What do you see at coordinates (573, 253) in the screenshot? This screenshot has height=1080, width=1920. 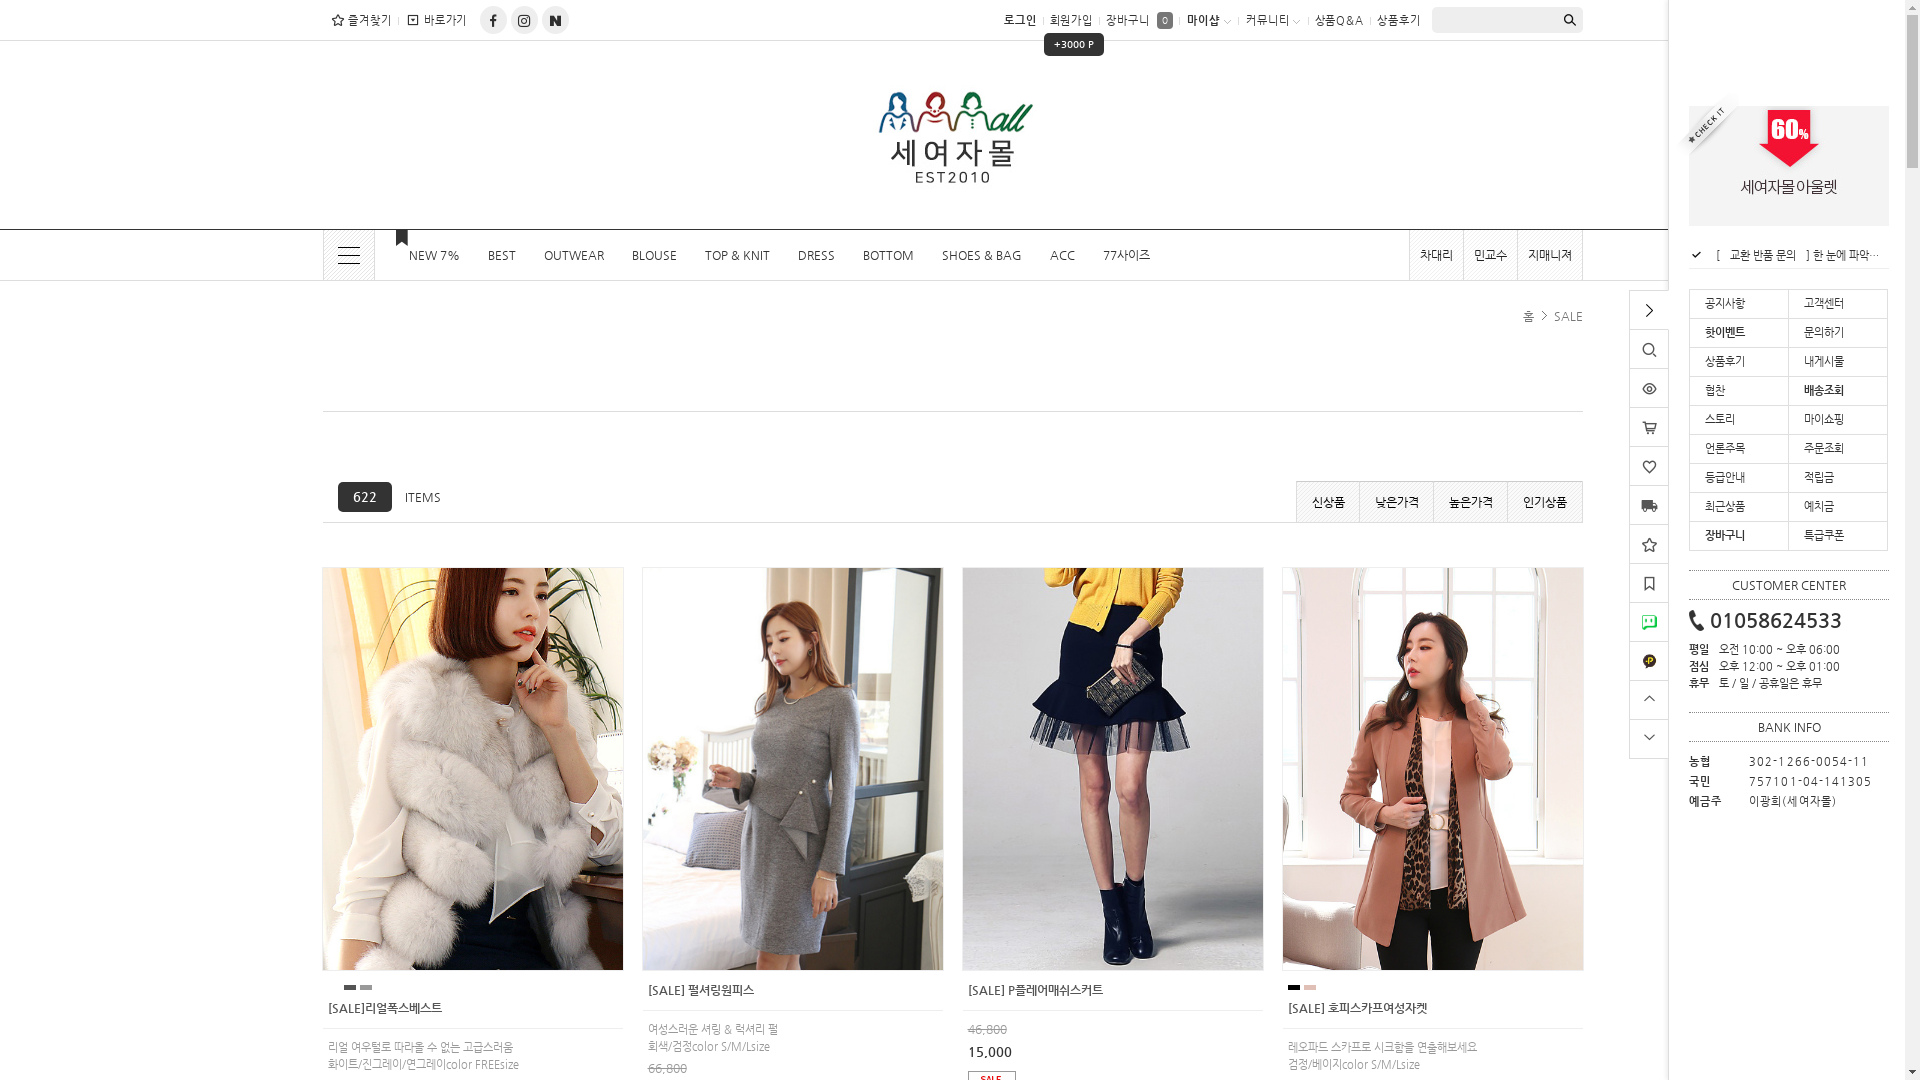 I see `'OUTWEAR'` at bounding box center [573, 253].